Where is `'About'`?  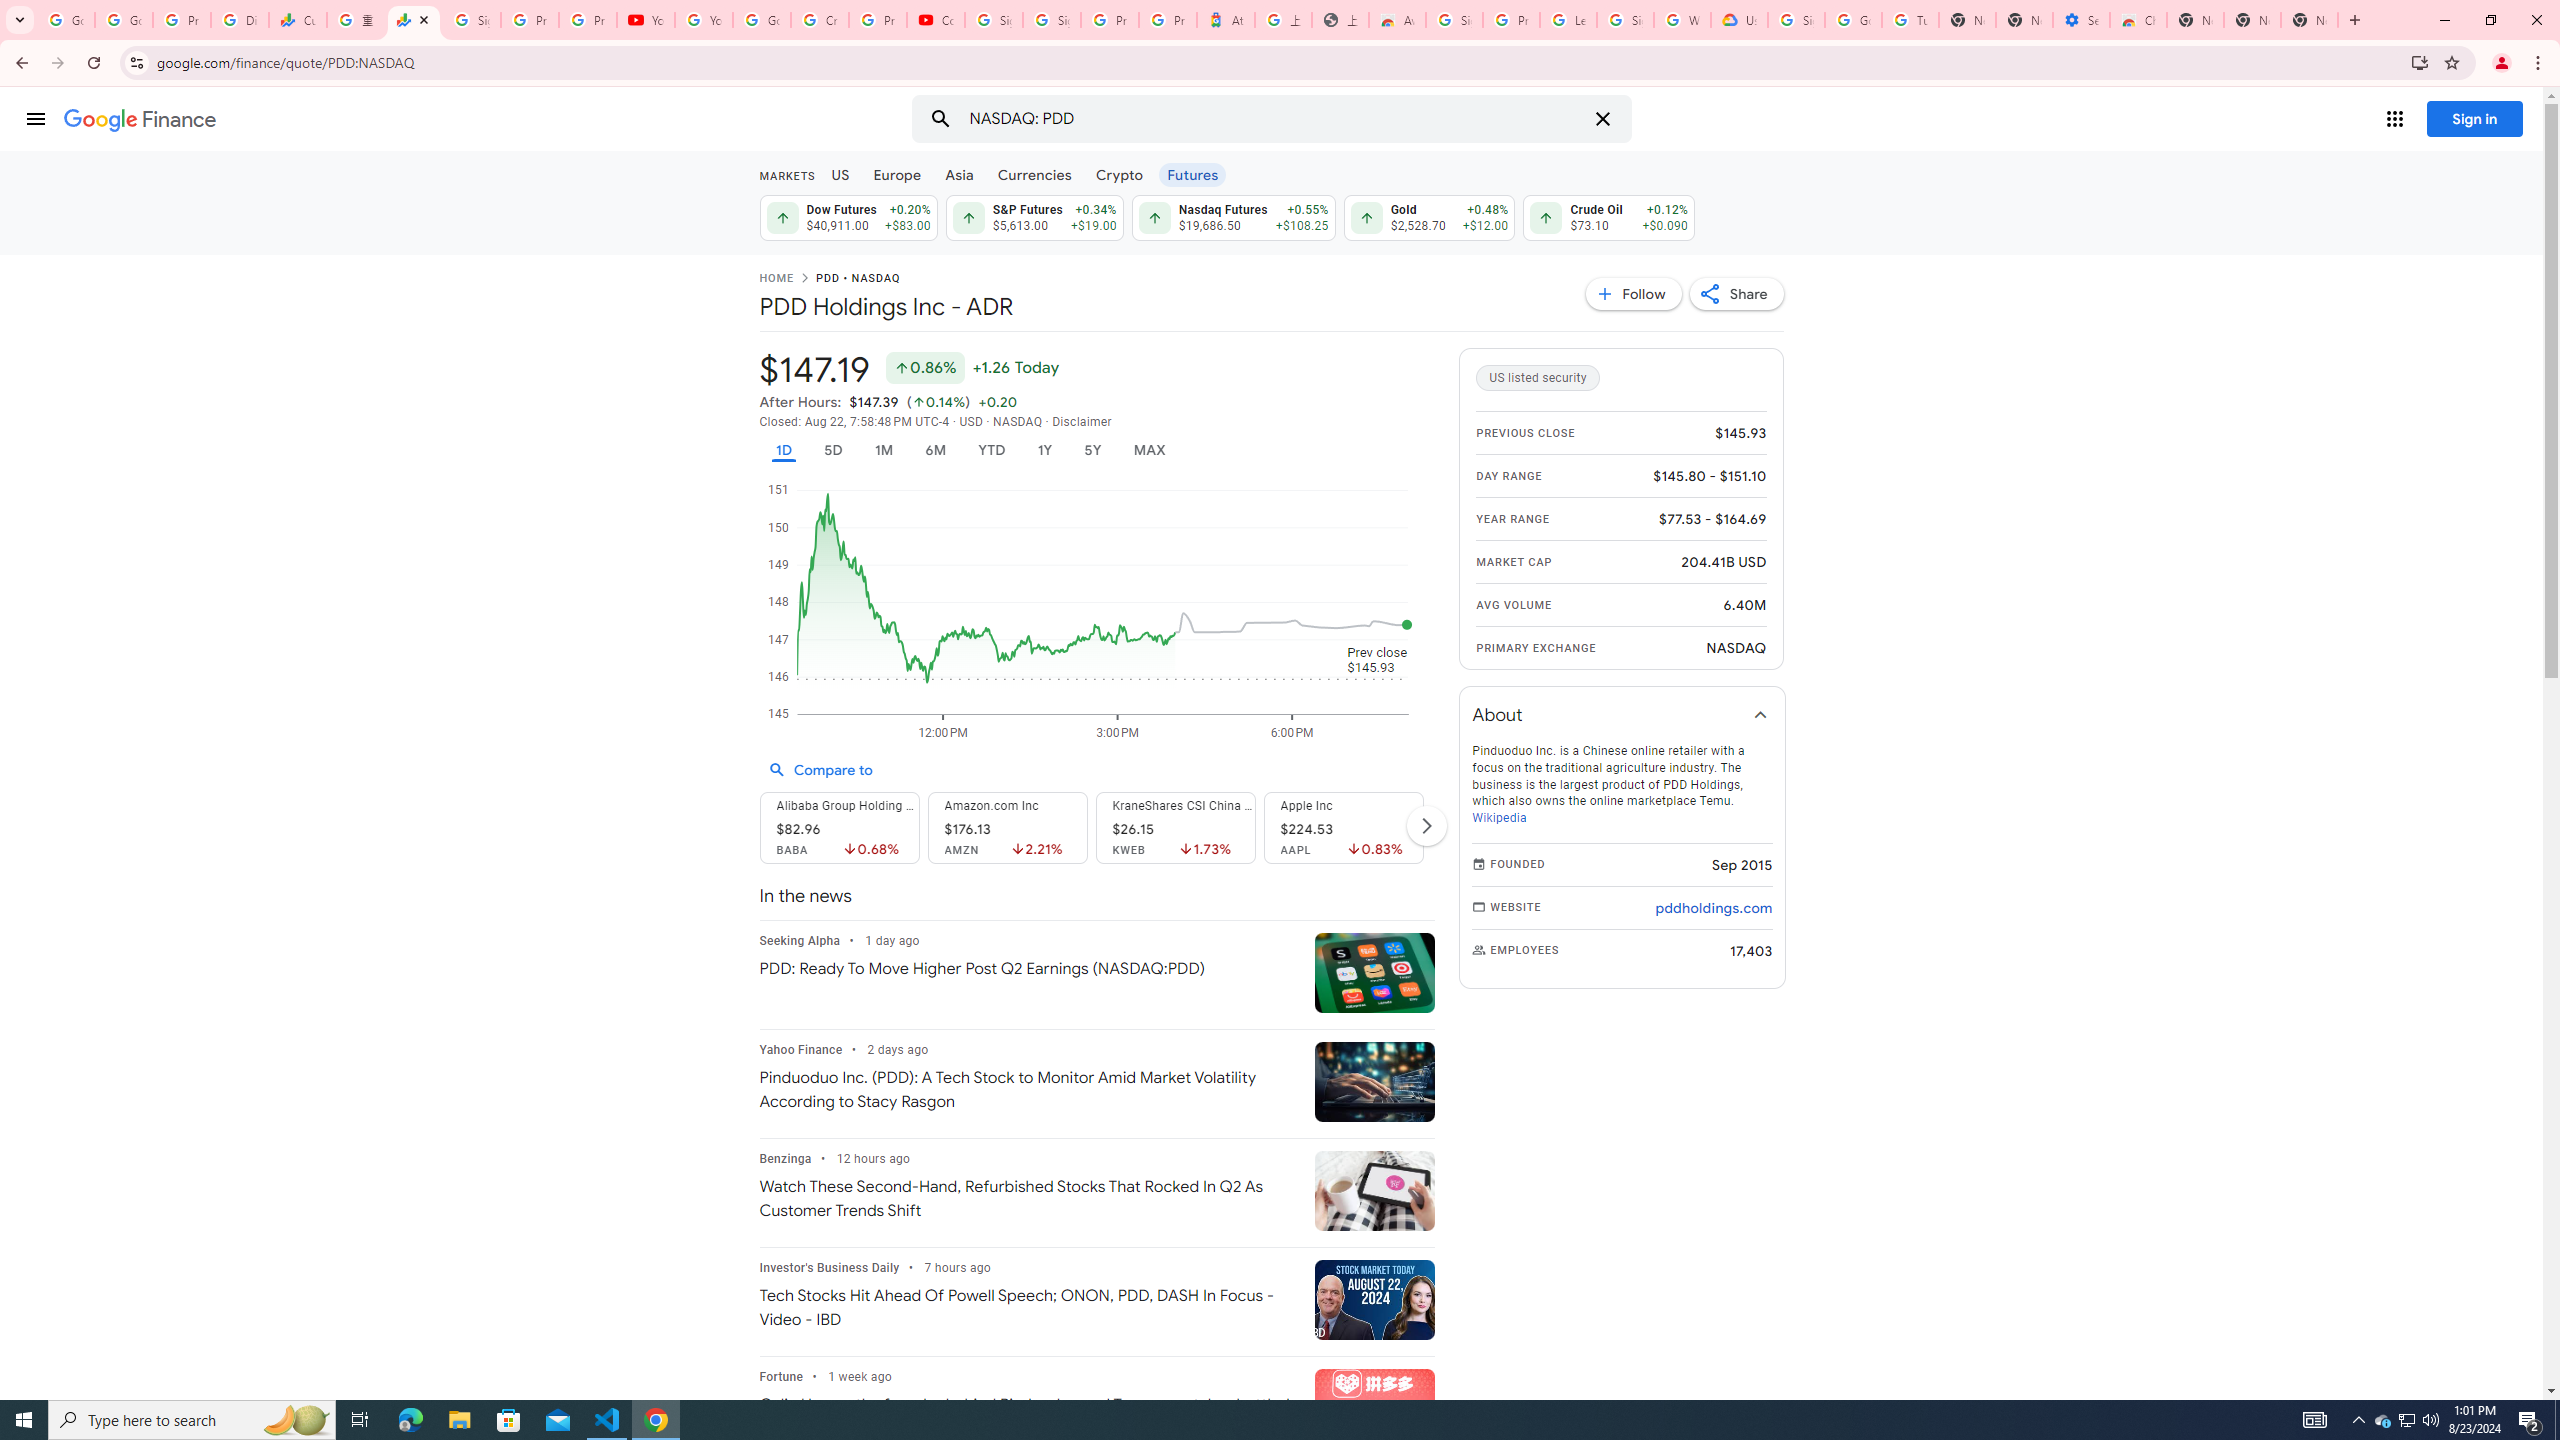 'About' is located at coordinates (1622, 713).